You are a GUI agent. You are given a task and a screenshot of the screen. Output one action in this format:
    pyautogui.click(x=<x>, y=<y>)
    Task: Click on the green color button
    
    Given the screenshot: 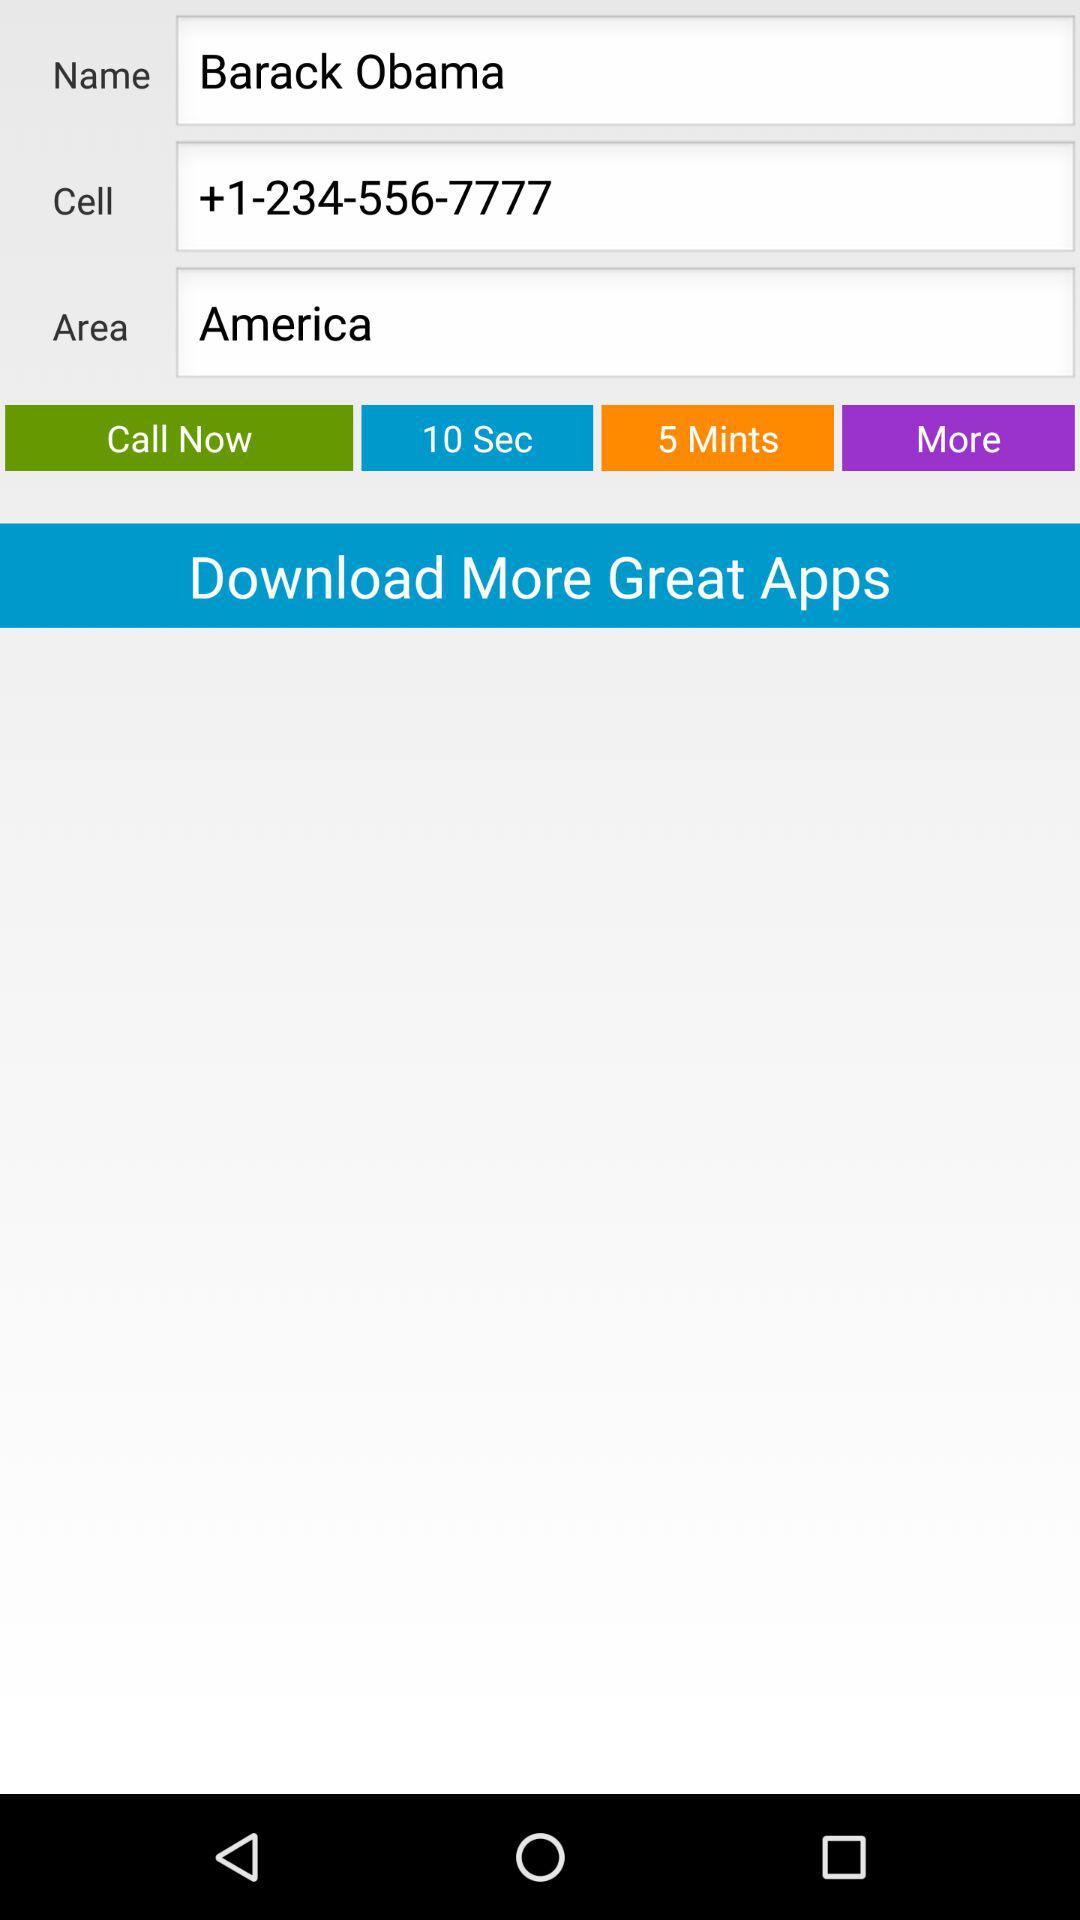 What is the action you would take?
    pyautogui.click(x=177, y=436)
    